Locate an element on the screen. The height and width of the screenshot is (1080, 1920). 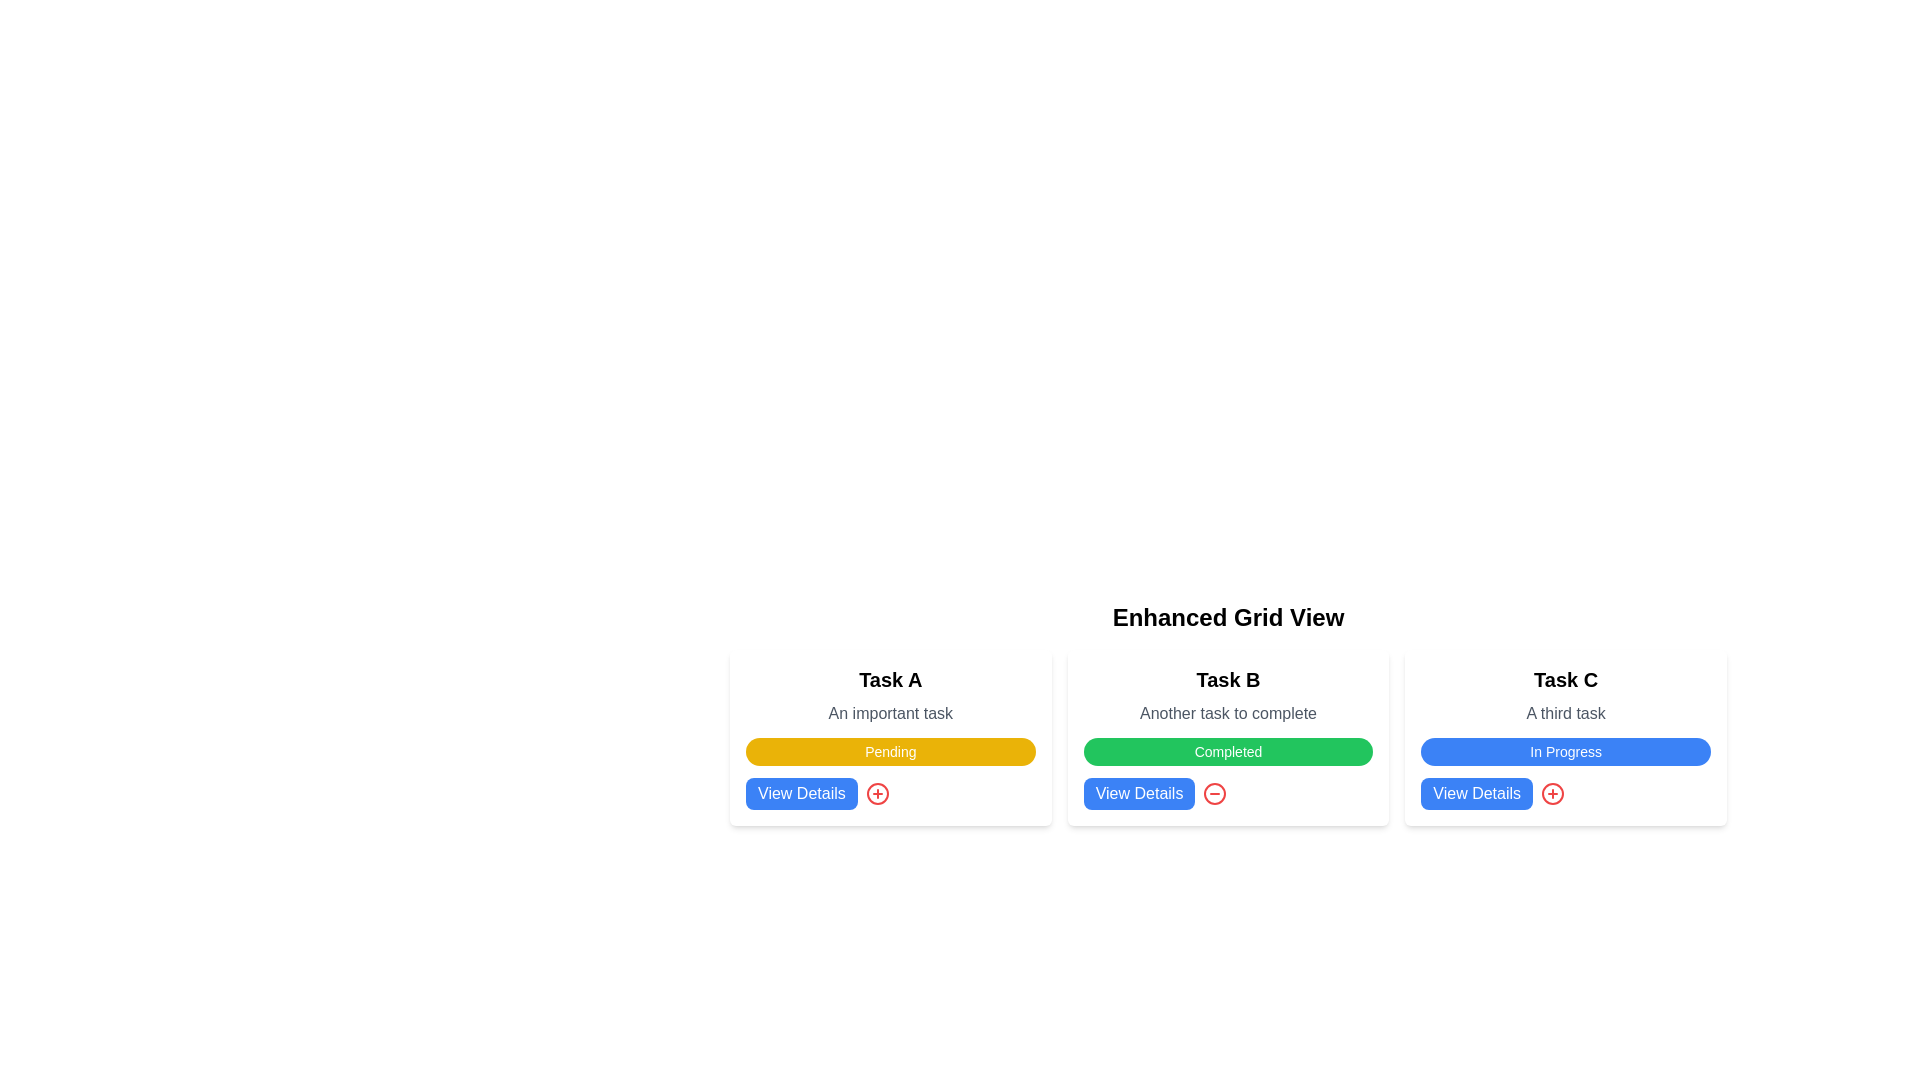
the circular SVG graphic element located below the 'Pending' label and next to the 'View Details' button in the Task A card for interaction is located at coordinates (877, 793).